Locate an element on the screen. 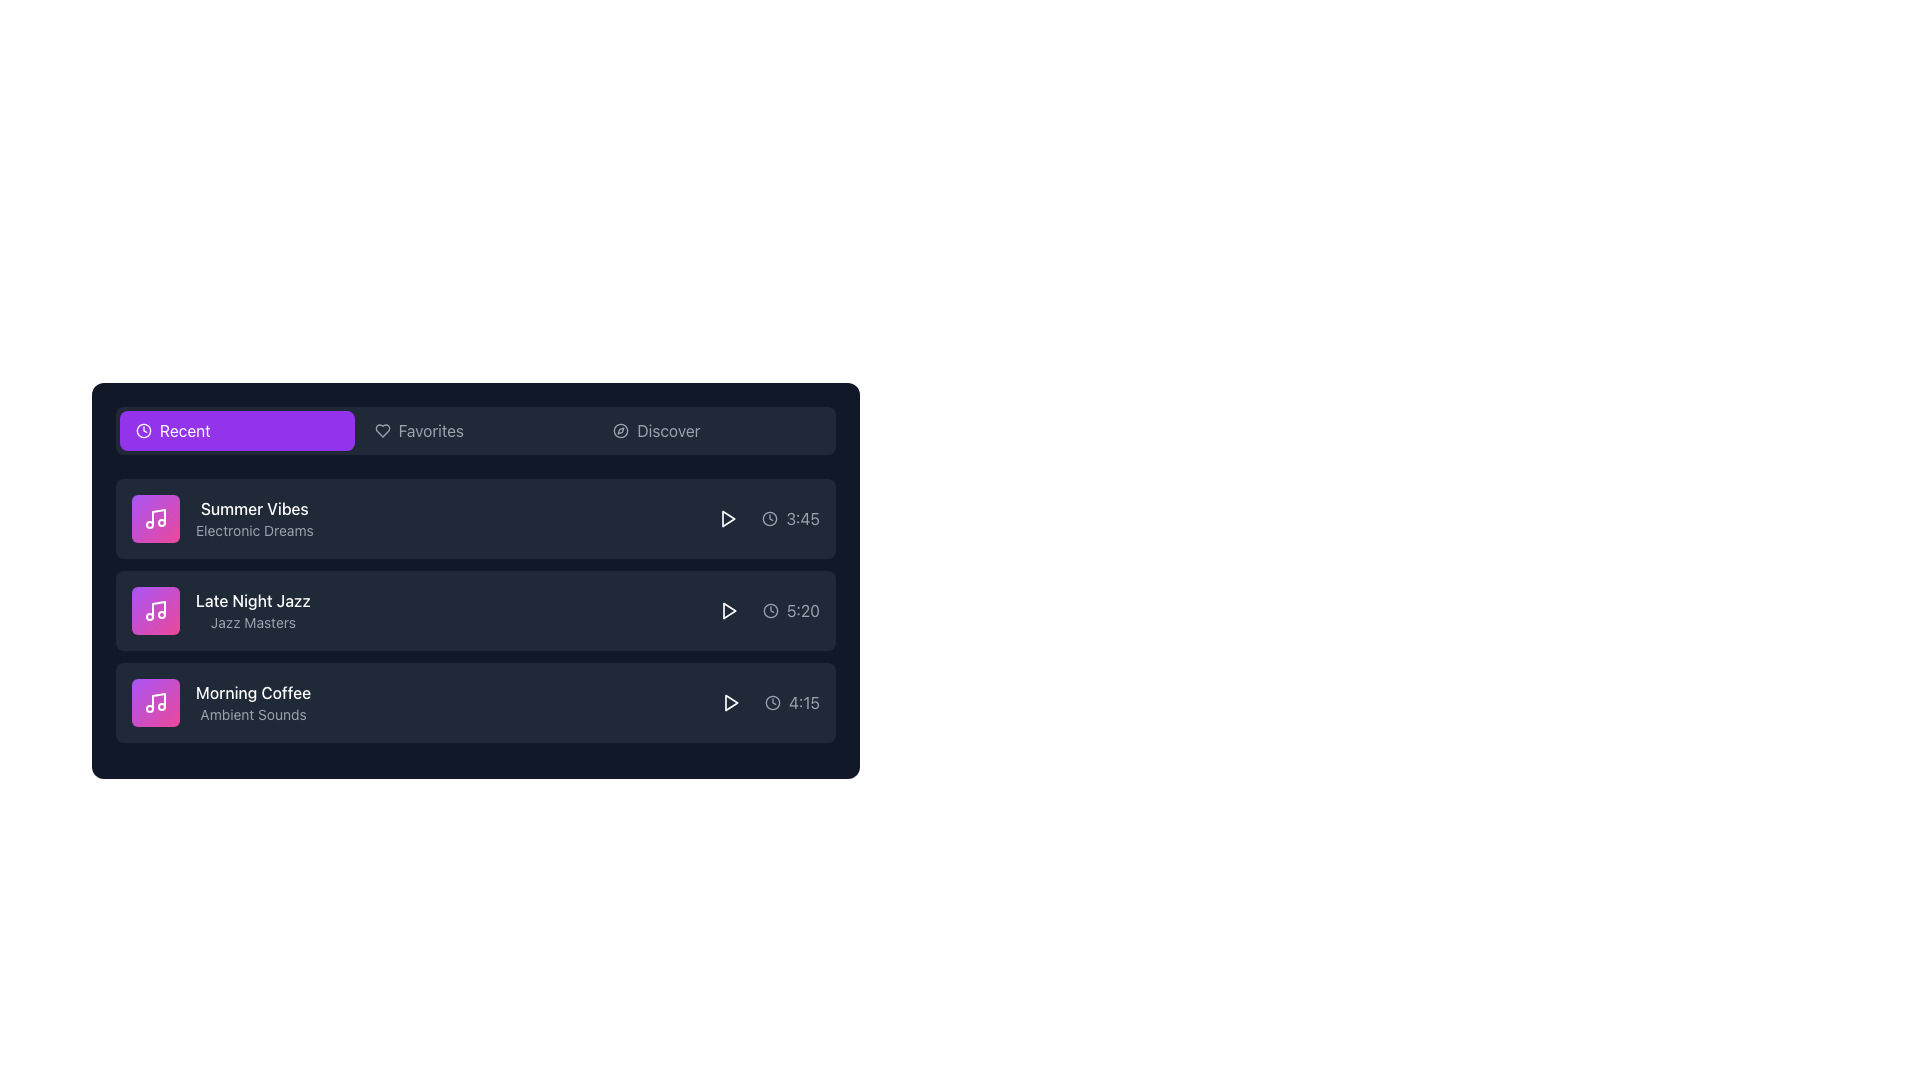 Image resolution: width=1920 pixels, height=1080 pixels. the interactive list item labeled 'Late Night Jazz' by 'Jazz Masters' is located at coordinates (474, 609).